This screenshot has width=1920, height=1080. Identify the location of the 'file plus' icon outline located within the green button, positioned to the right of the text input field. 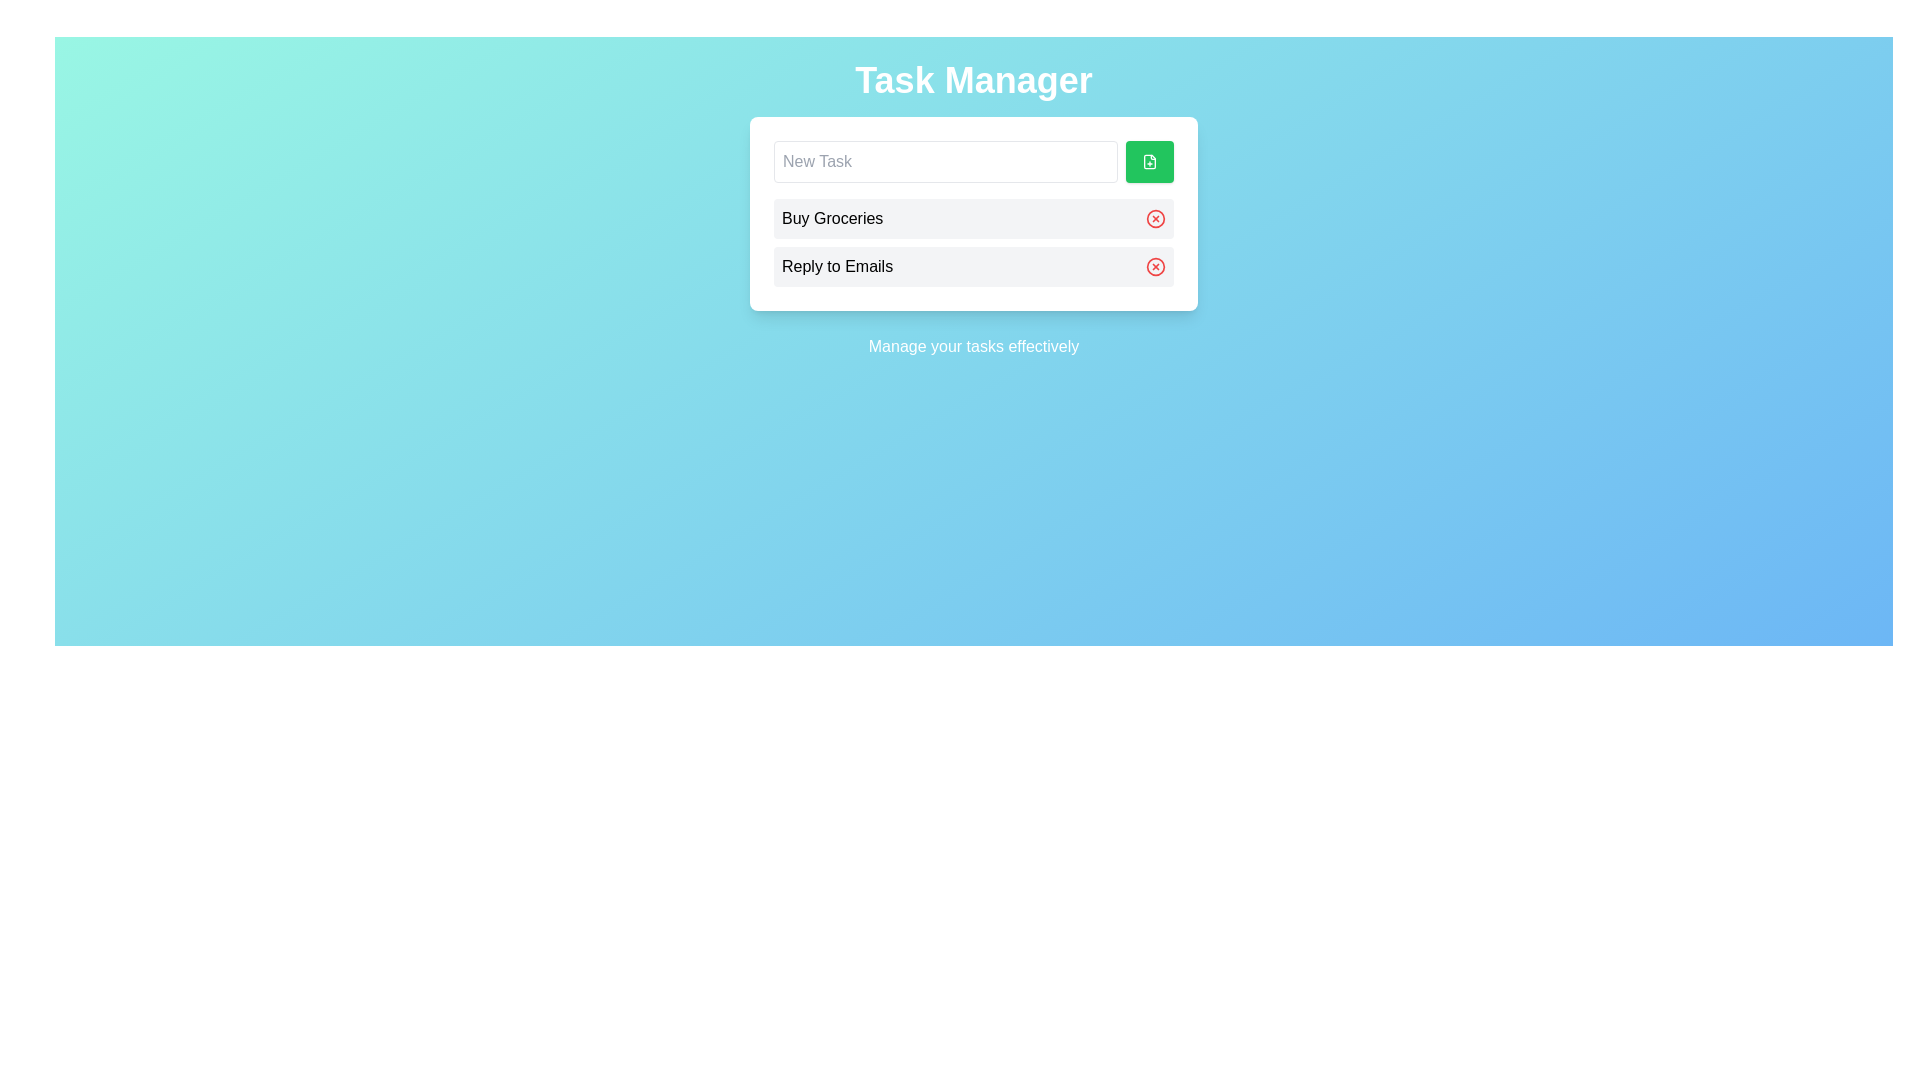
(1150, 161).